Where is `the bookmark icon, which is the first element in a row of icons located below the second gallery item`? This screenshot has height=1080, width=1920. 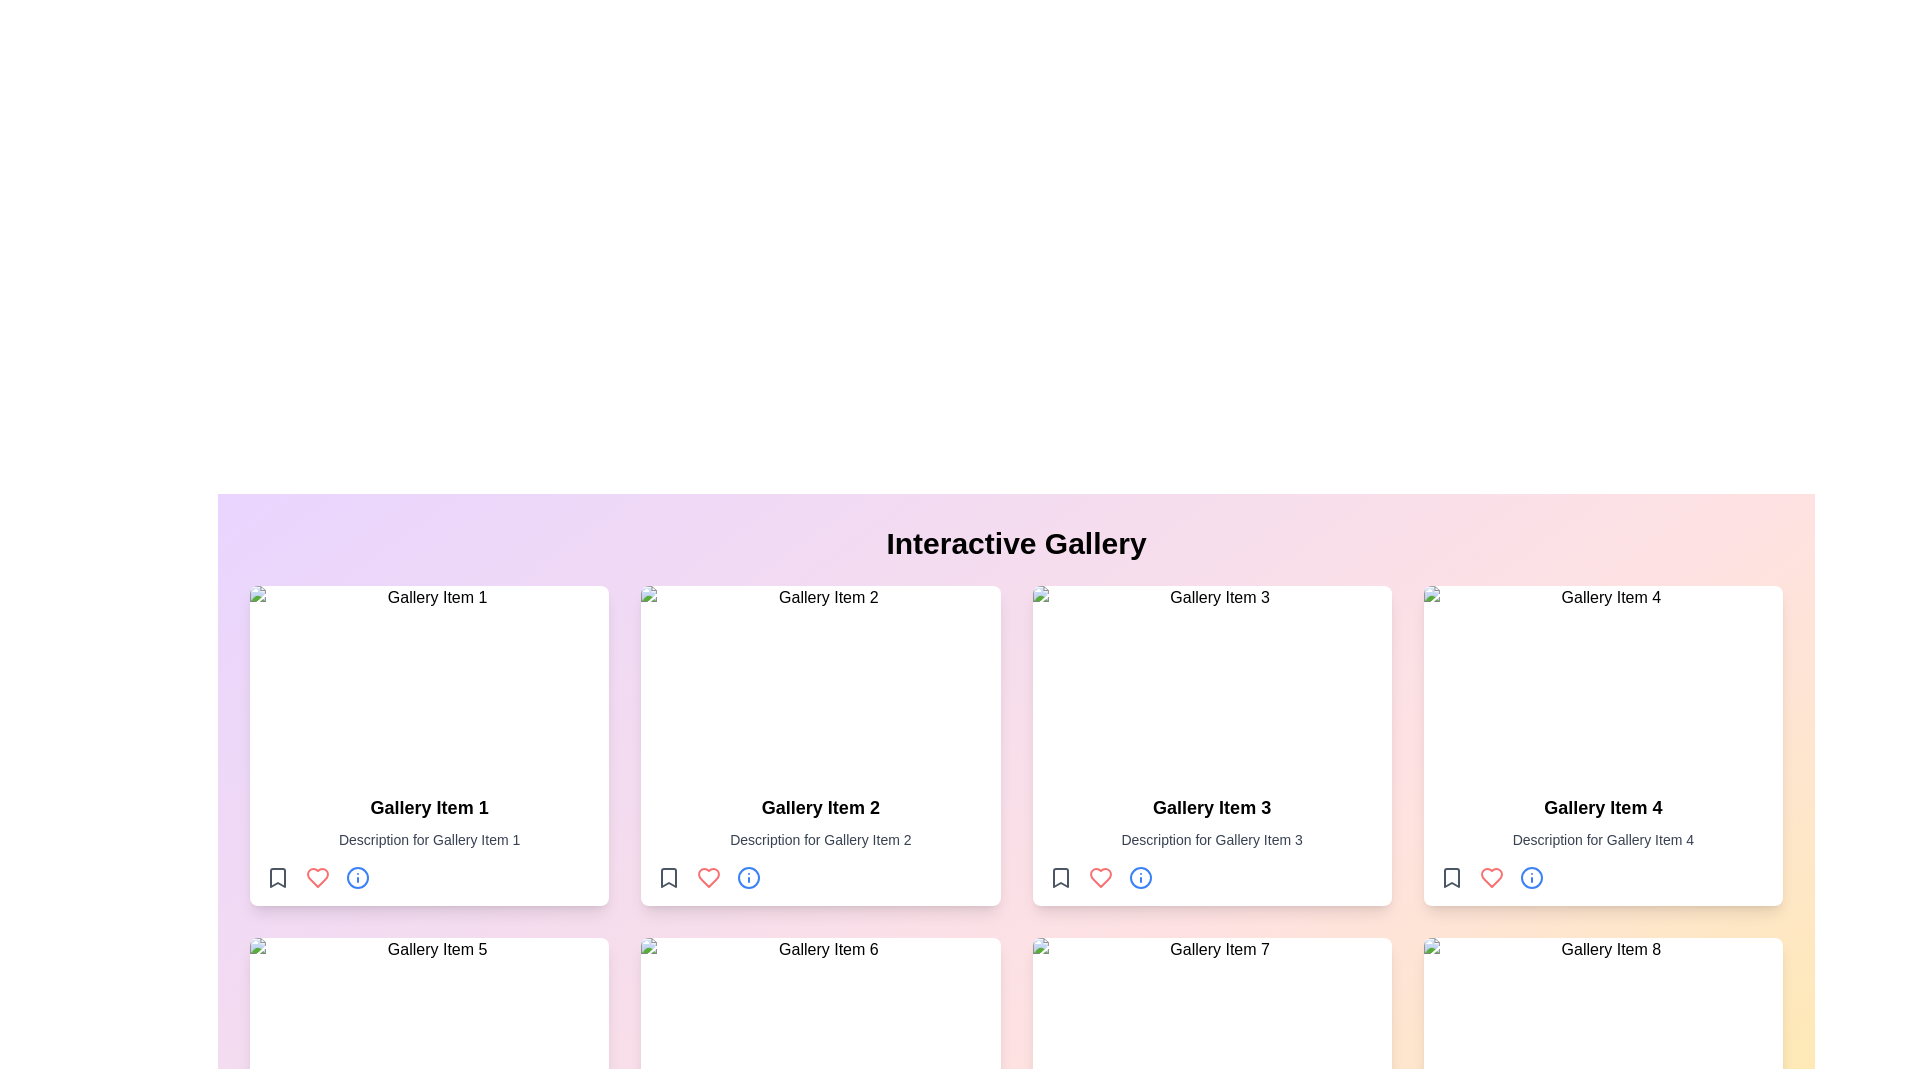
the bookmark icon, which is the first element in a row of icons located below the second gallery item is located at coordinates (669, 877).